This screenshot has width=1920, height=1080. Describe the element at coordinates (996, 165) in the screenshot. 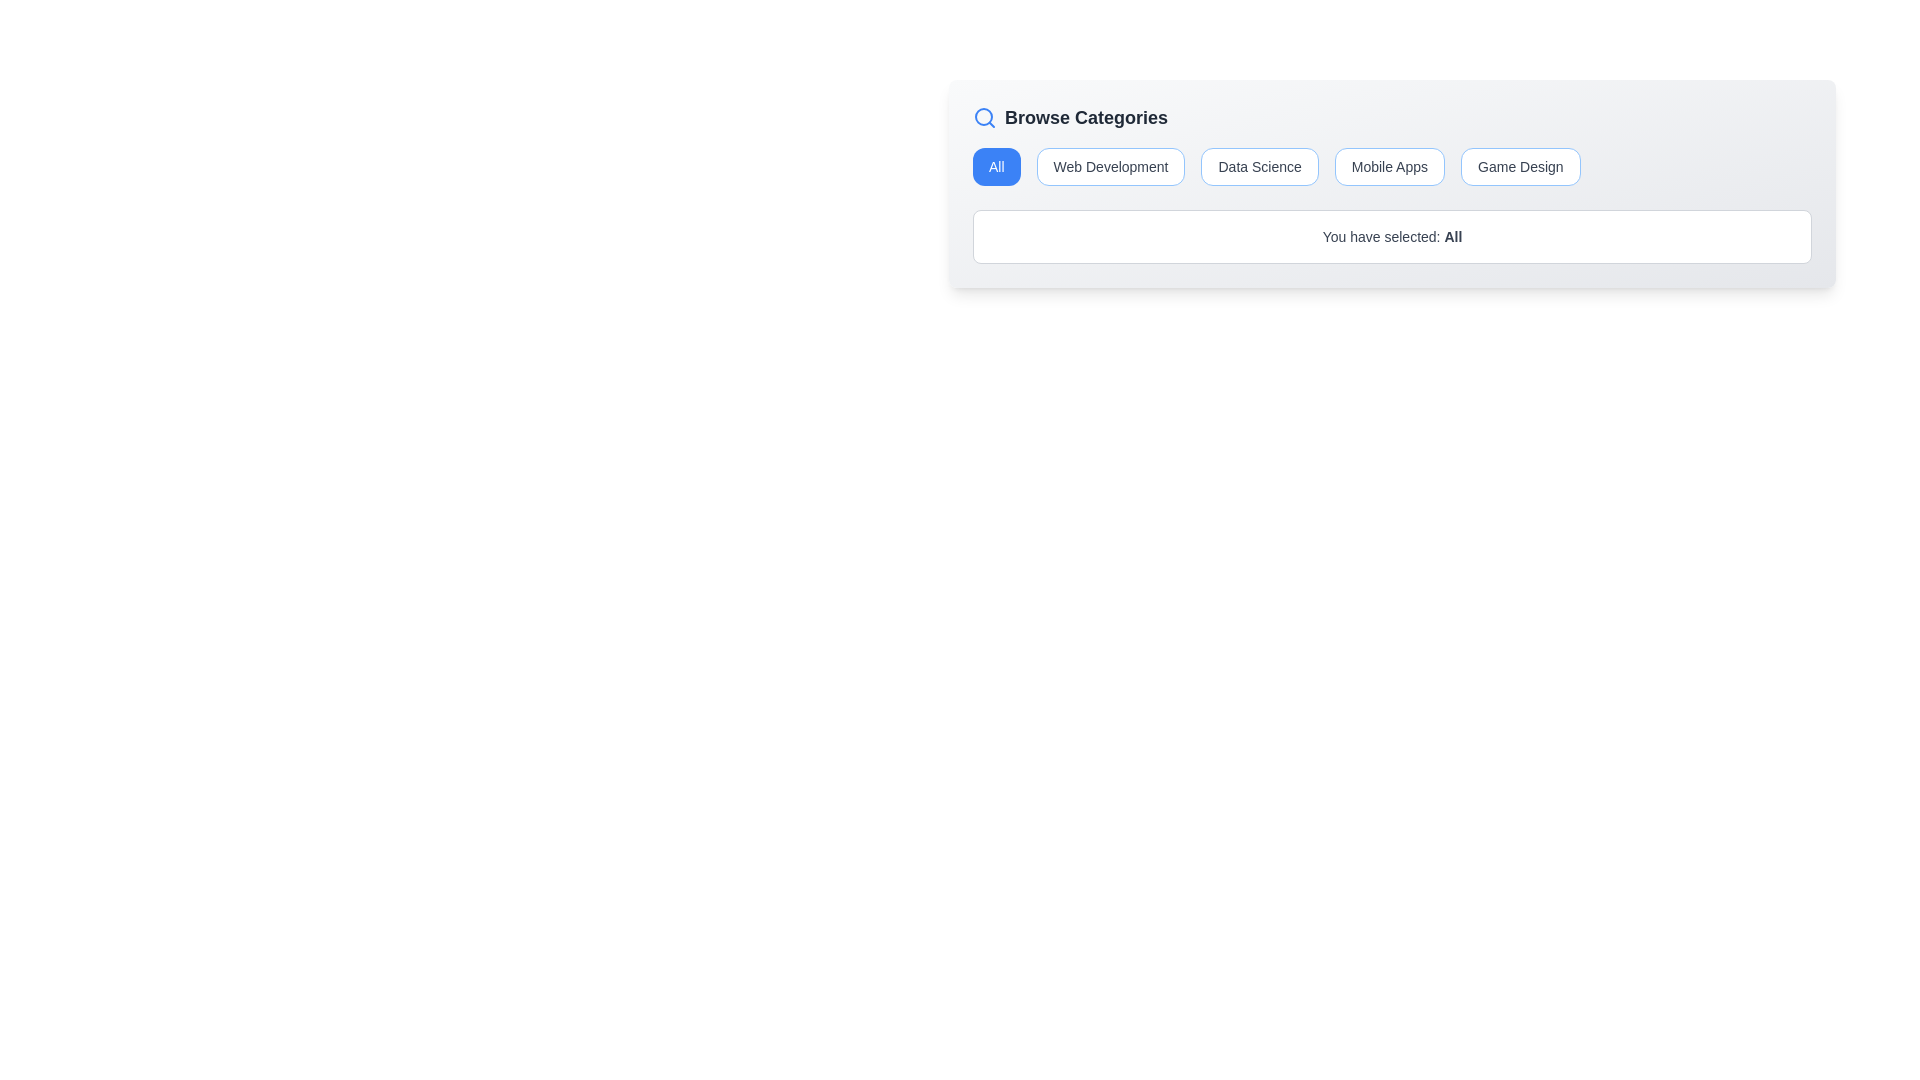

I see `the filter button labeled 'All'` at that location.